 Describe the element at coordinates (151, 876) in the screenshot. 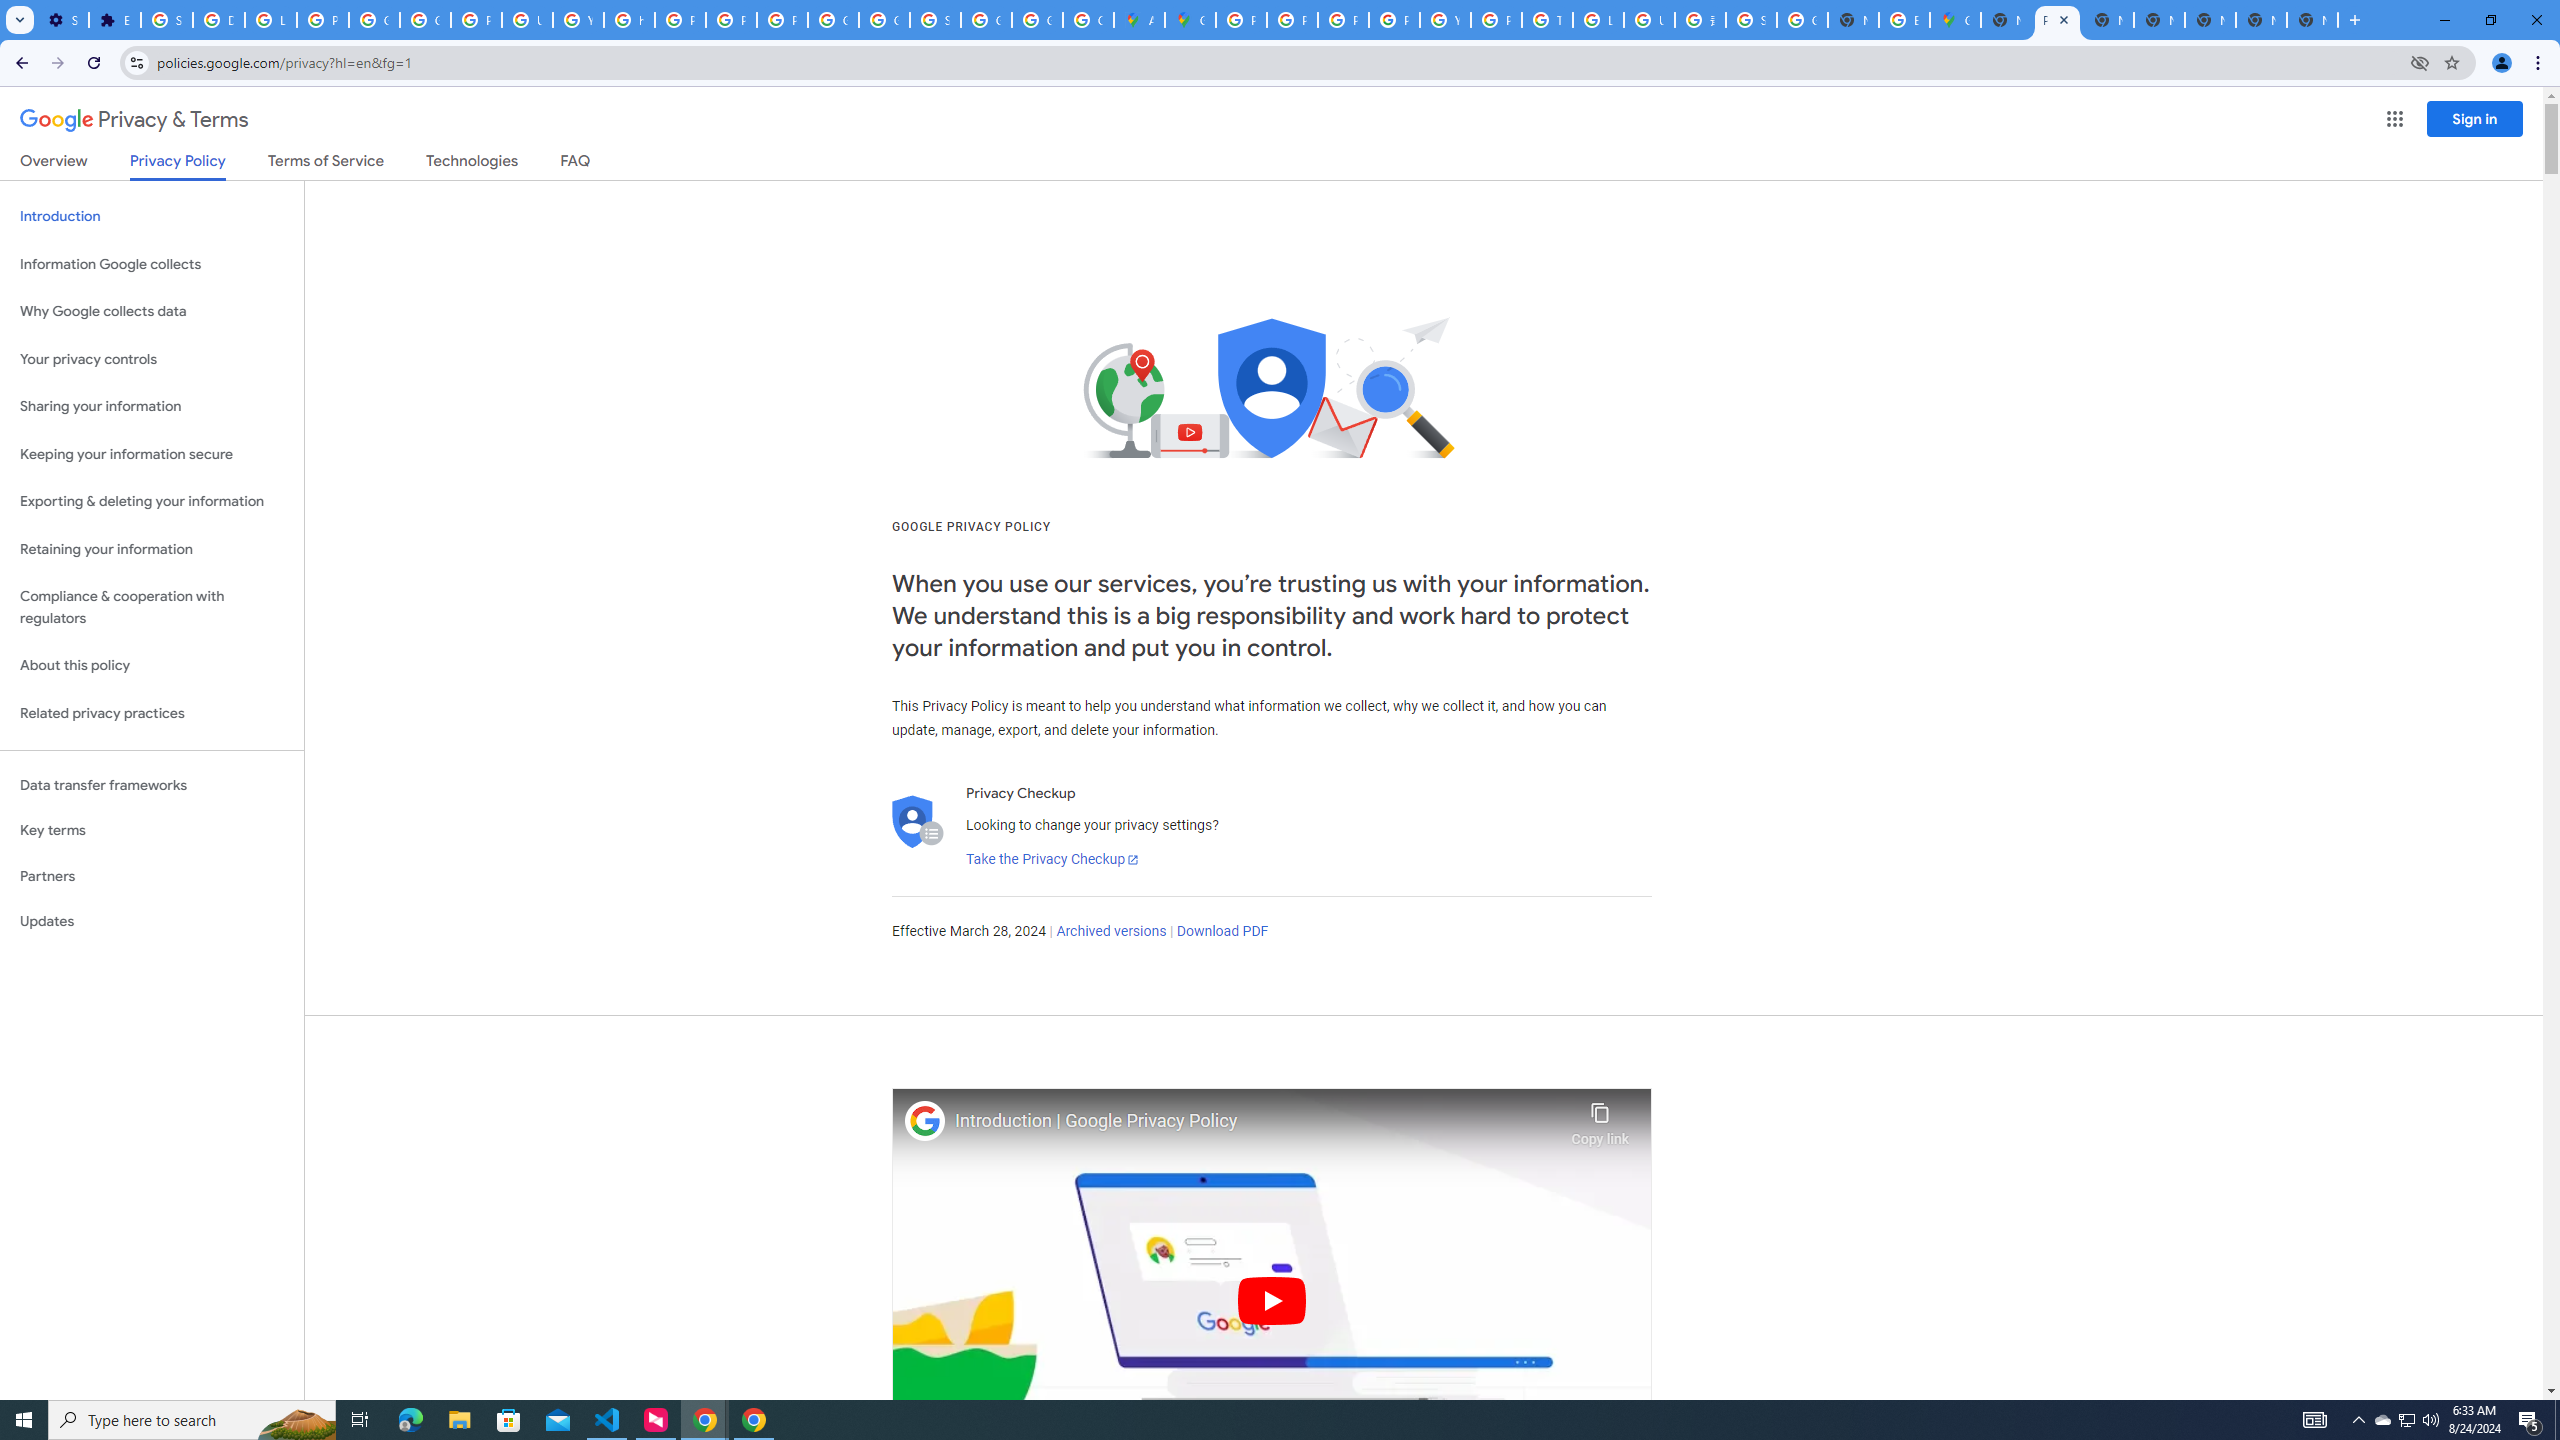

I see `'Partners'` at that location.